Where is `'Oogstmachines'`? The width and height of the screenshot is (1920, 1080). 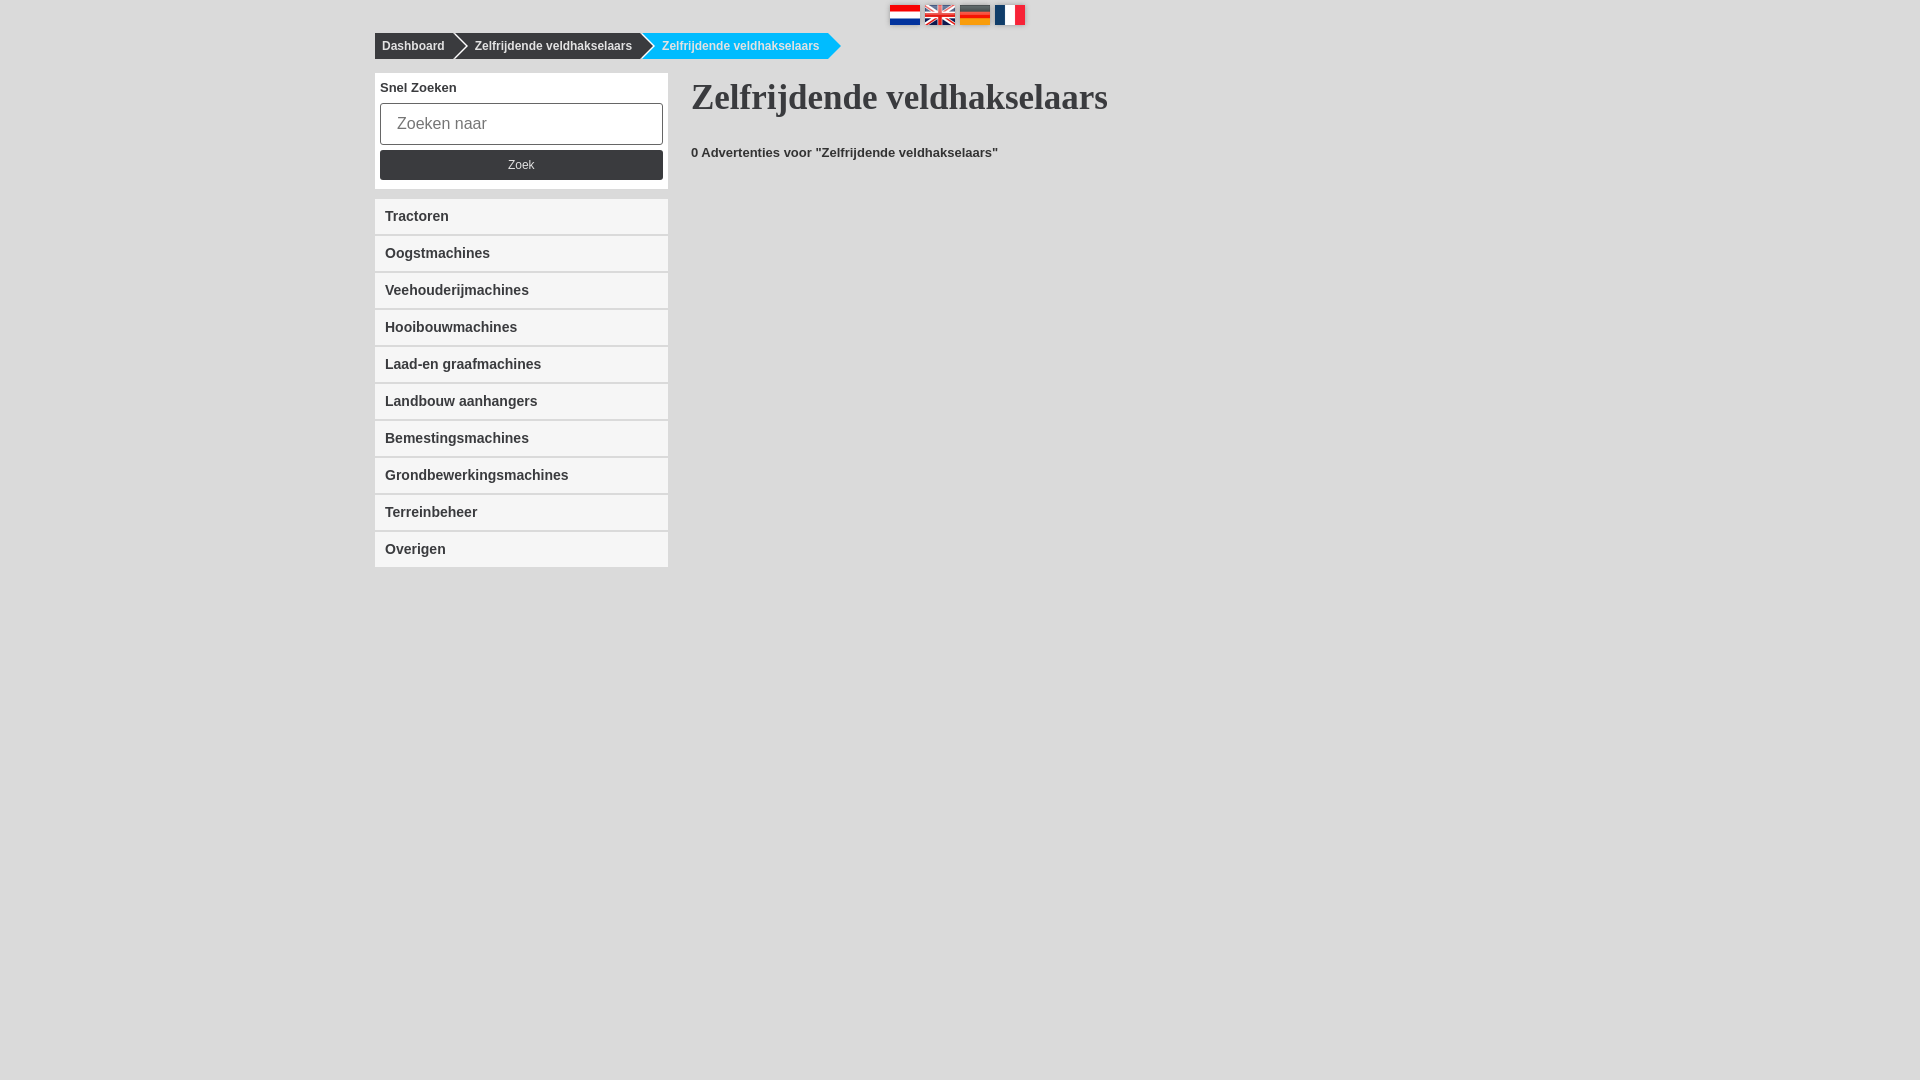 'Oogstmachines' is located at coordinates (521, 252).